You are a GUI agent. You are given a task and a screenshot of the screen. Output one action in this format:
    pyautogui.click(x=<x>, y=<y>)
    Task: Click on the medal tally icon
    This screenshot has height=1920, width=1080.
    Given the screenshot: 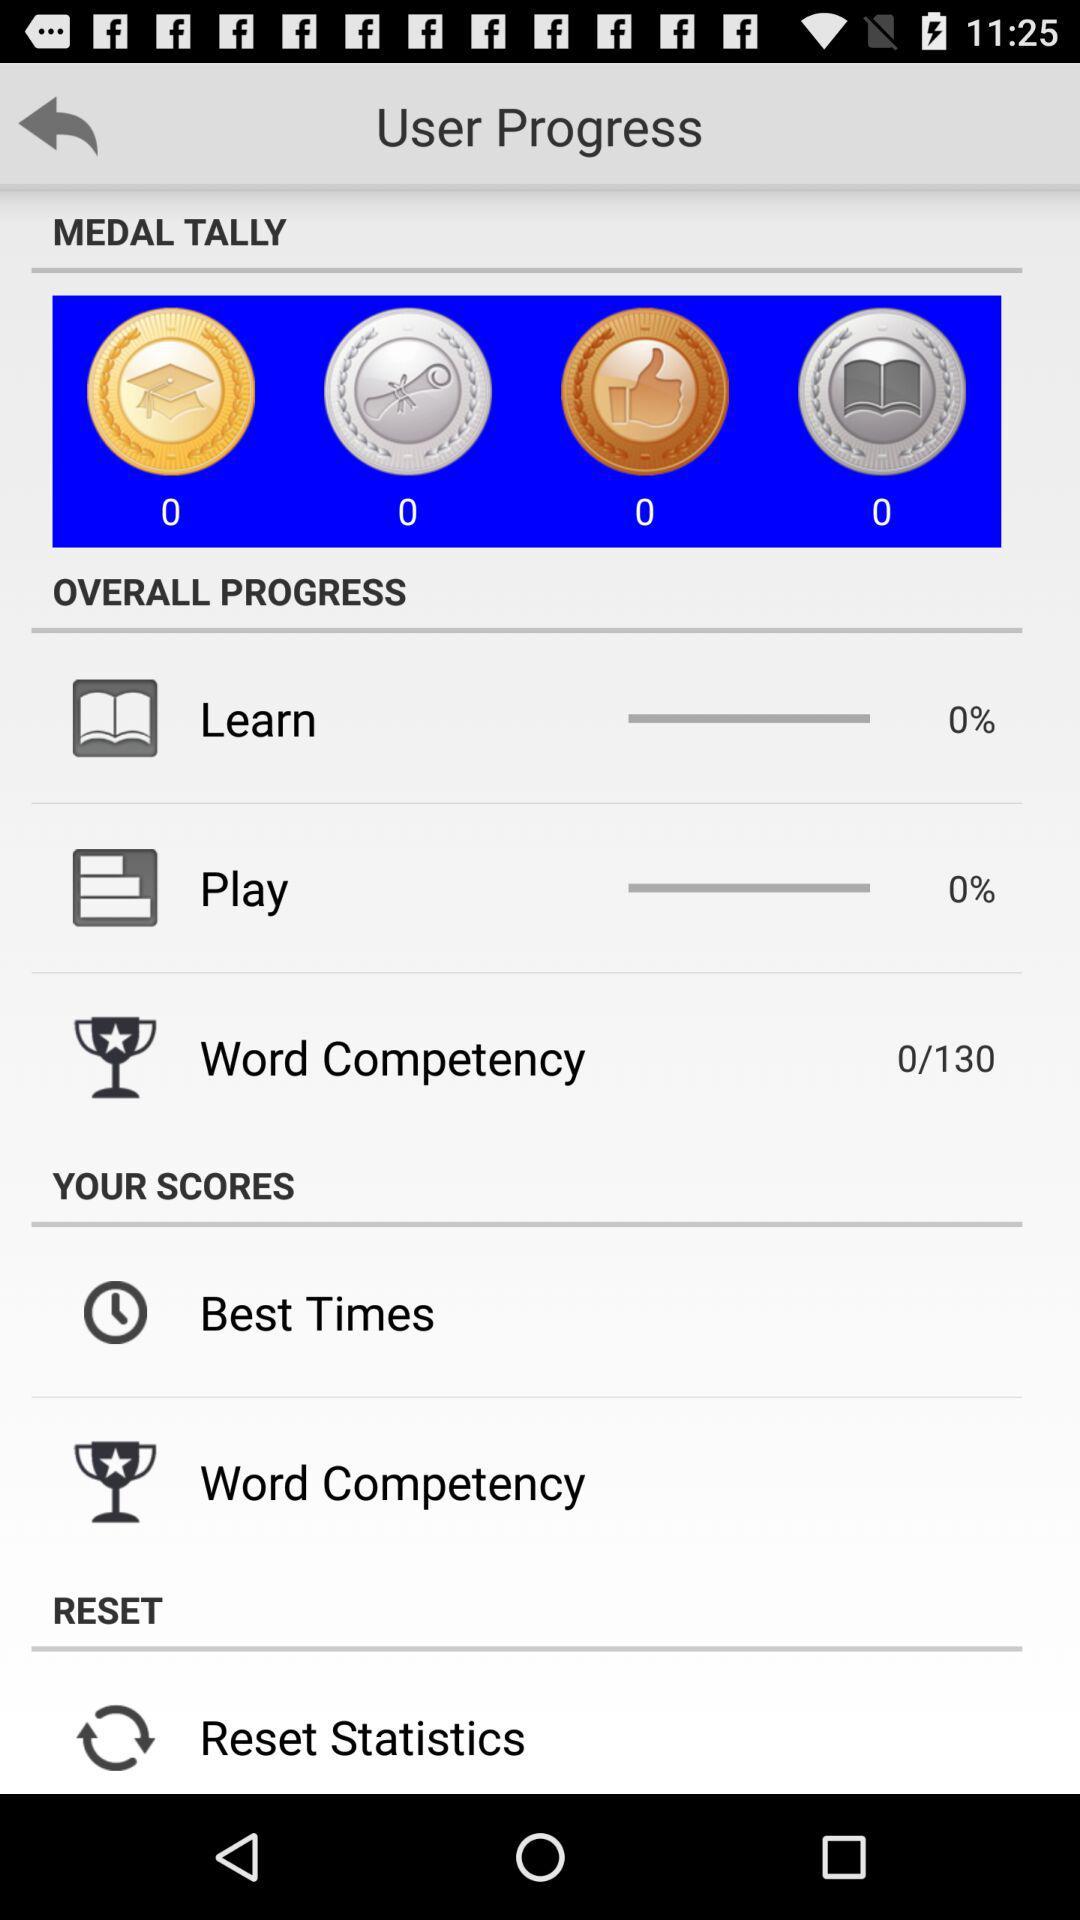 What is the action you would take?
    pyautogui.click(x=525, y=230)
    